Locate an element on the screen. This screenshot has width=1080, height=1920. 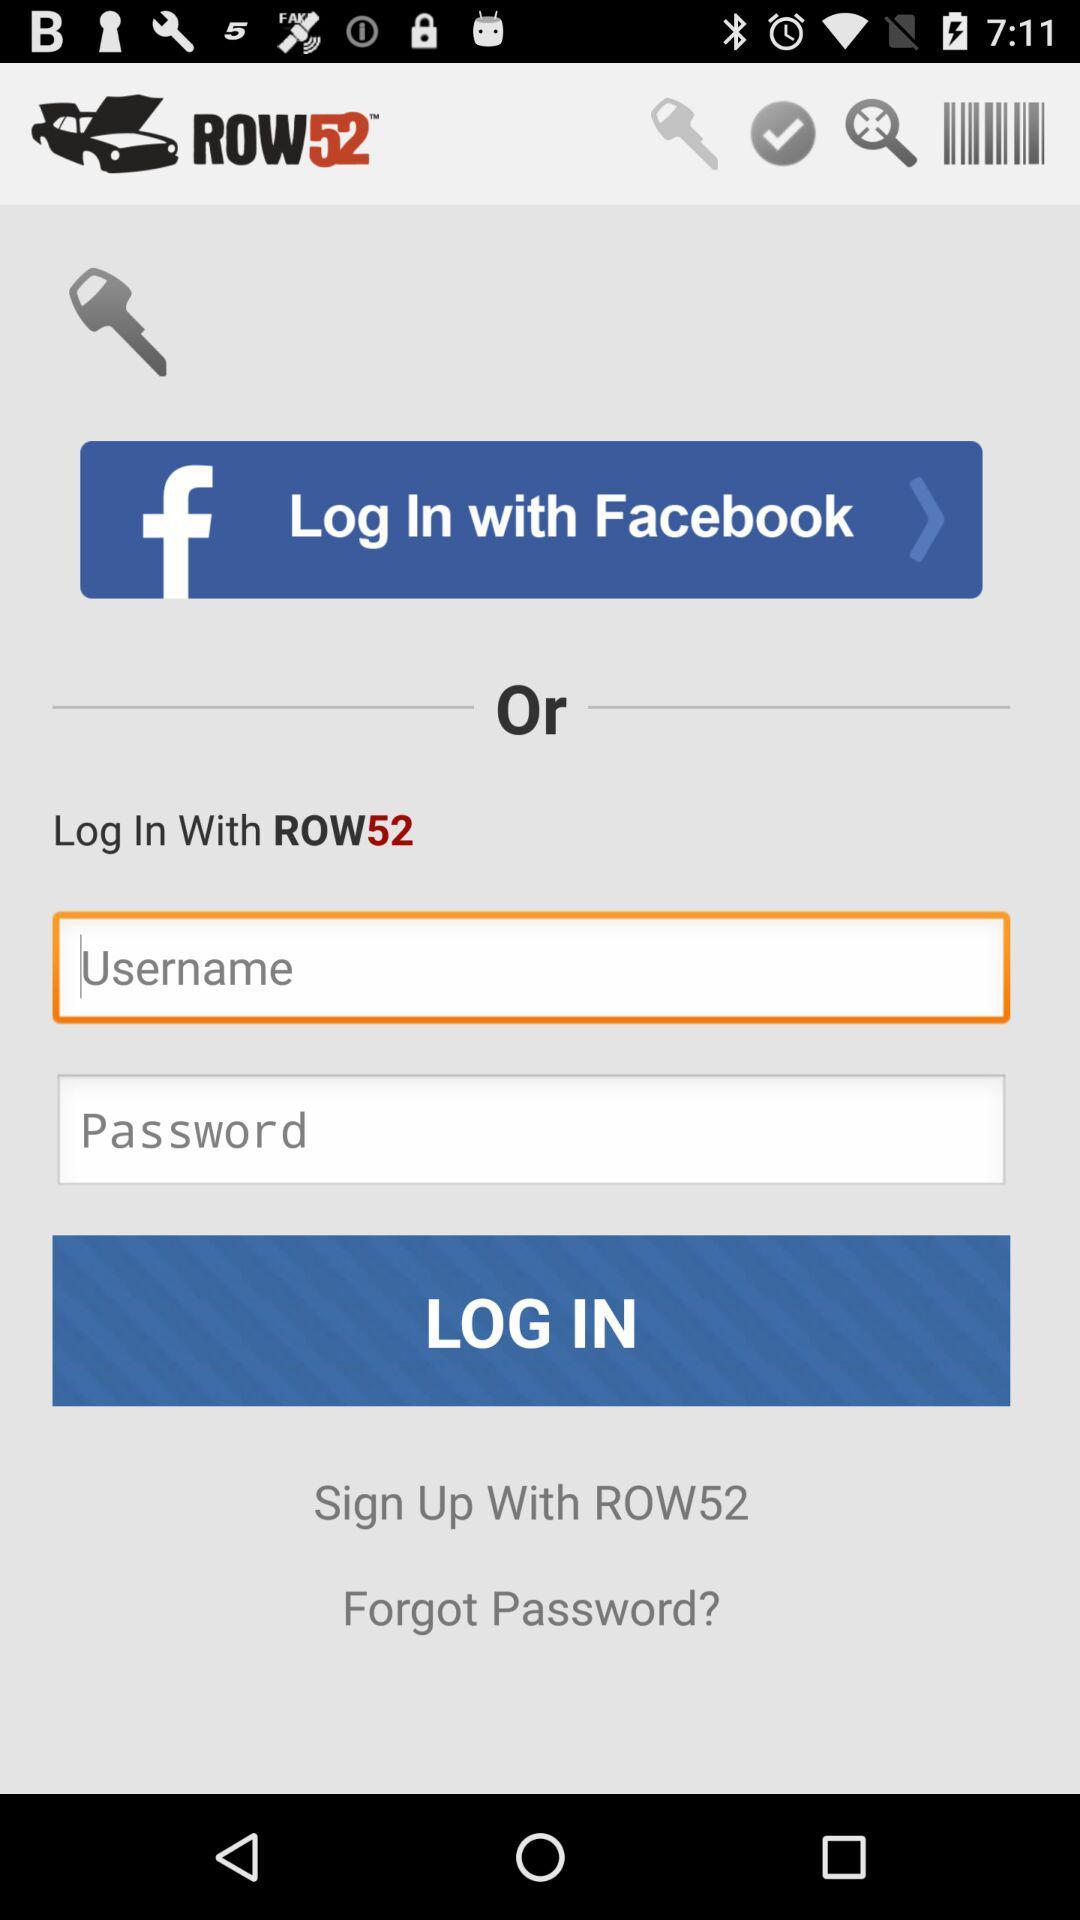
the check icon is located at coordinates (782, 142).